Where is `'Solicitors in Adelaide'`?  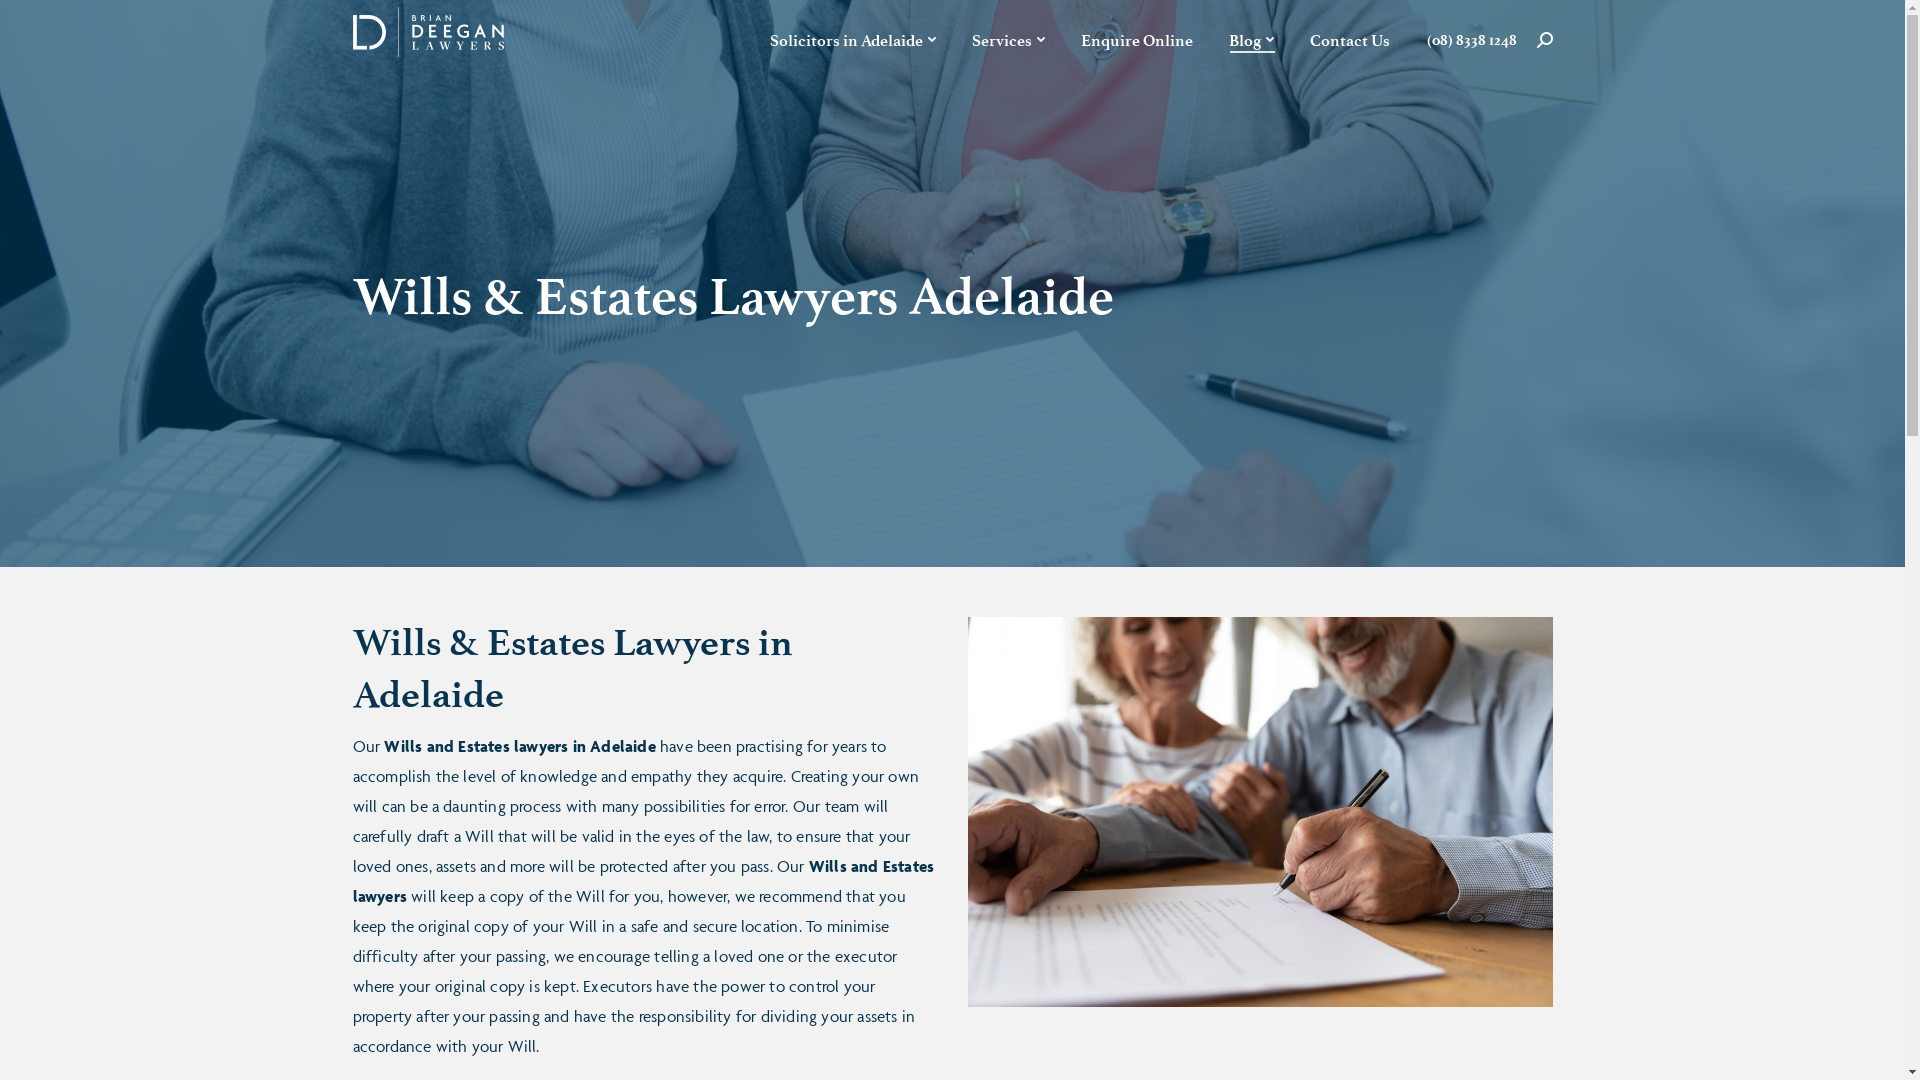
'Solicitors in Adelaide' is located at coordinates (853, 39).